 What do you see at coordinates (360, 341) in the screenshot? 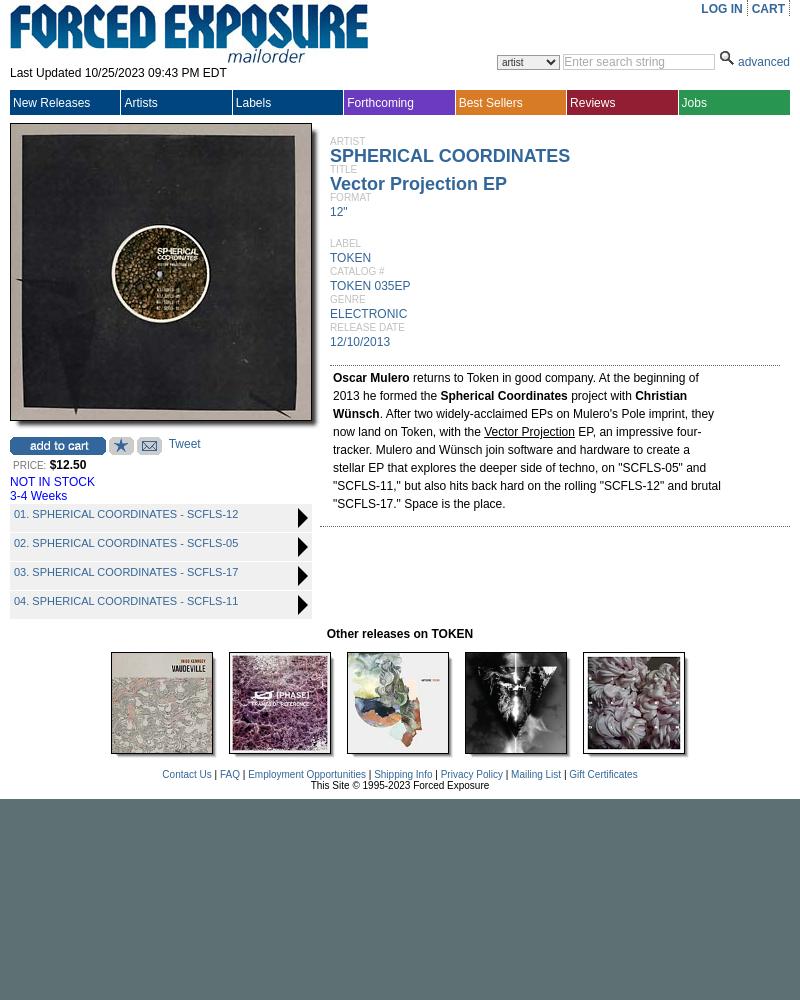
I see `'12/10/2013'` at bounding box center [360, 341].